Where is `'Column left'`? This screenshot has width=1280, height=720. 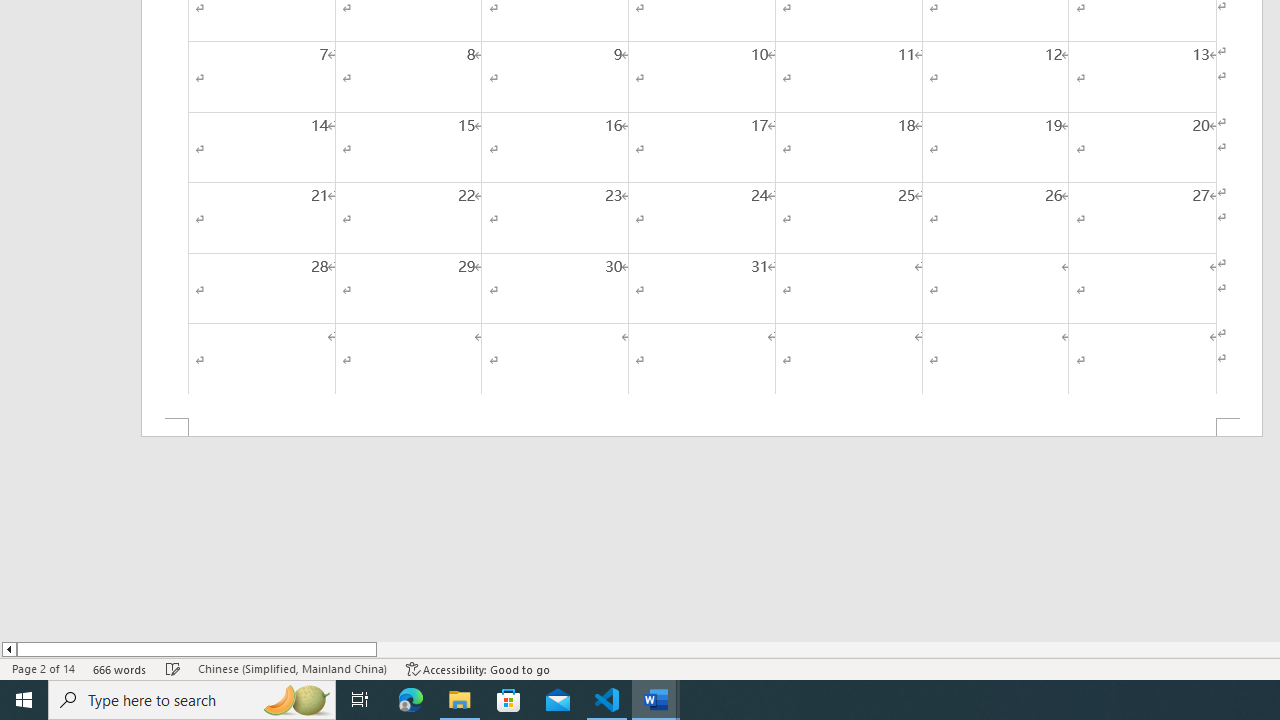
'Column left' is located at coordinates (8, 649).